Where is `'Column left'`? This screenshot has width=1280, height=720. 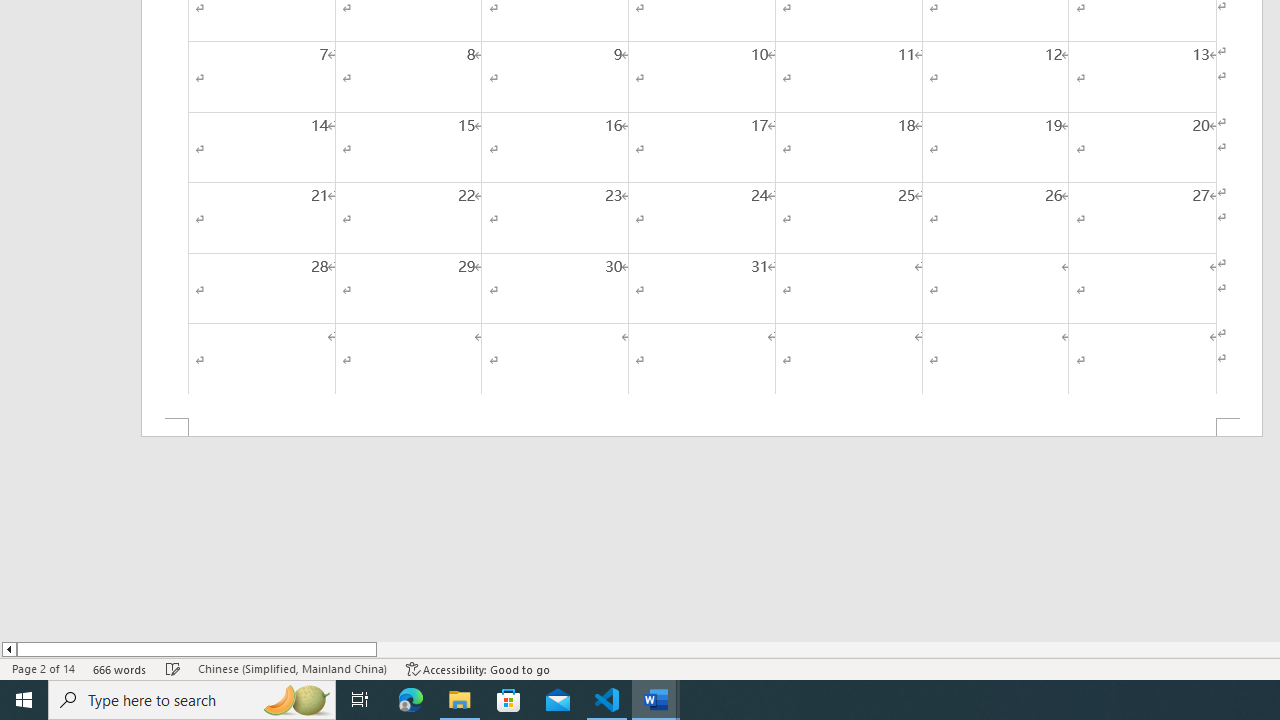
'Column left' is located at coordinates (8, 649).